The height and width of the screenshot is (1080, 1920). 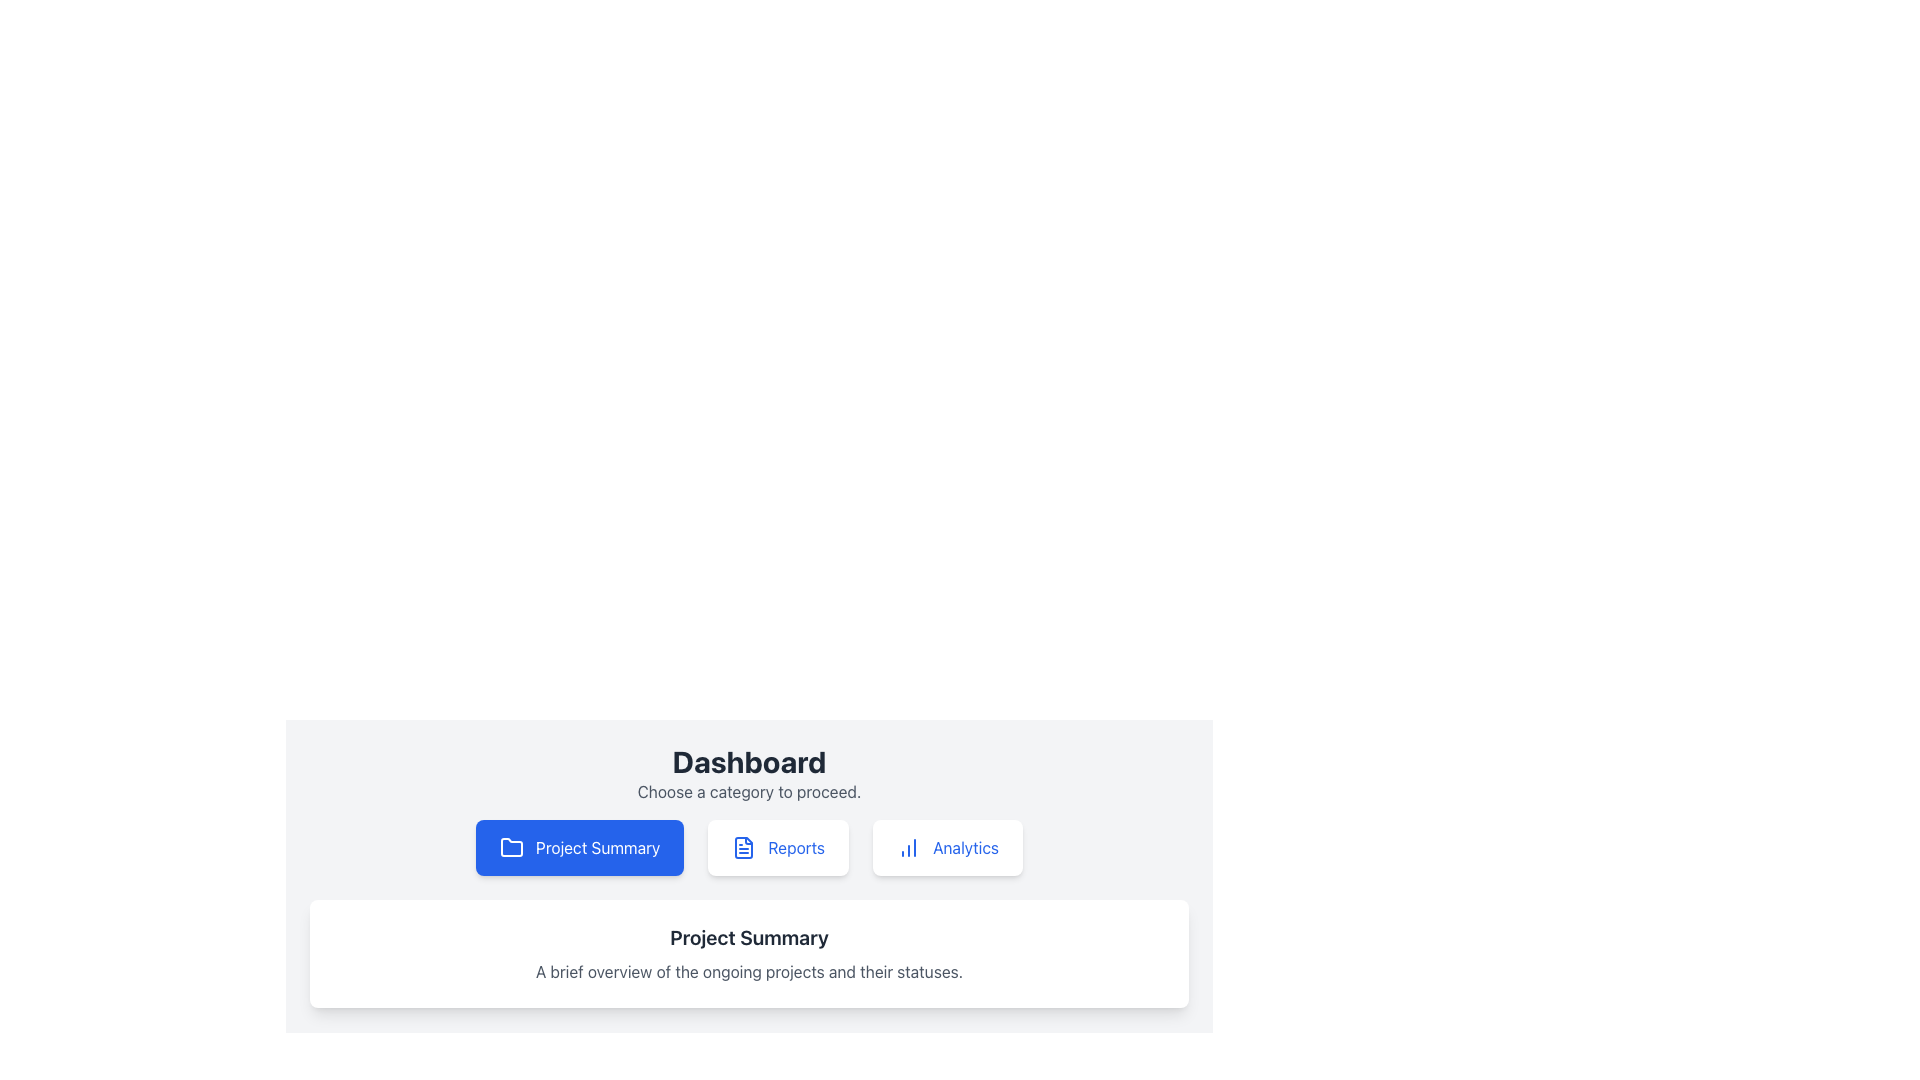 I want to click on the blue document icon located within the 'Reports' button, which is a white card with rounded edges and the text 'Reports' in blue, so click(x=743, y=848).